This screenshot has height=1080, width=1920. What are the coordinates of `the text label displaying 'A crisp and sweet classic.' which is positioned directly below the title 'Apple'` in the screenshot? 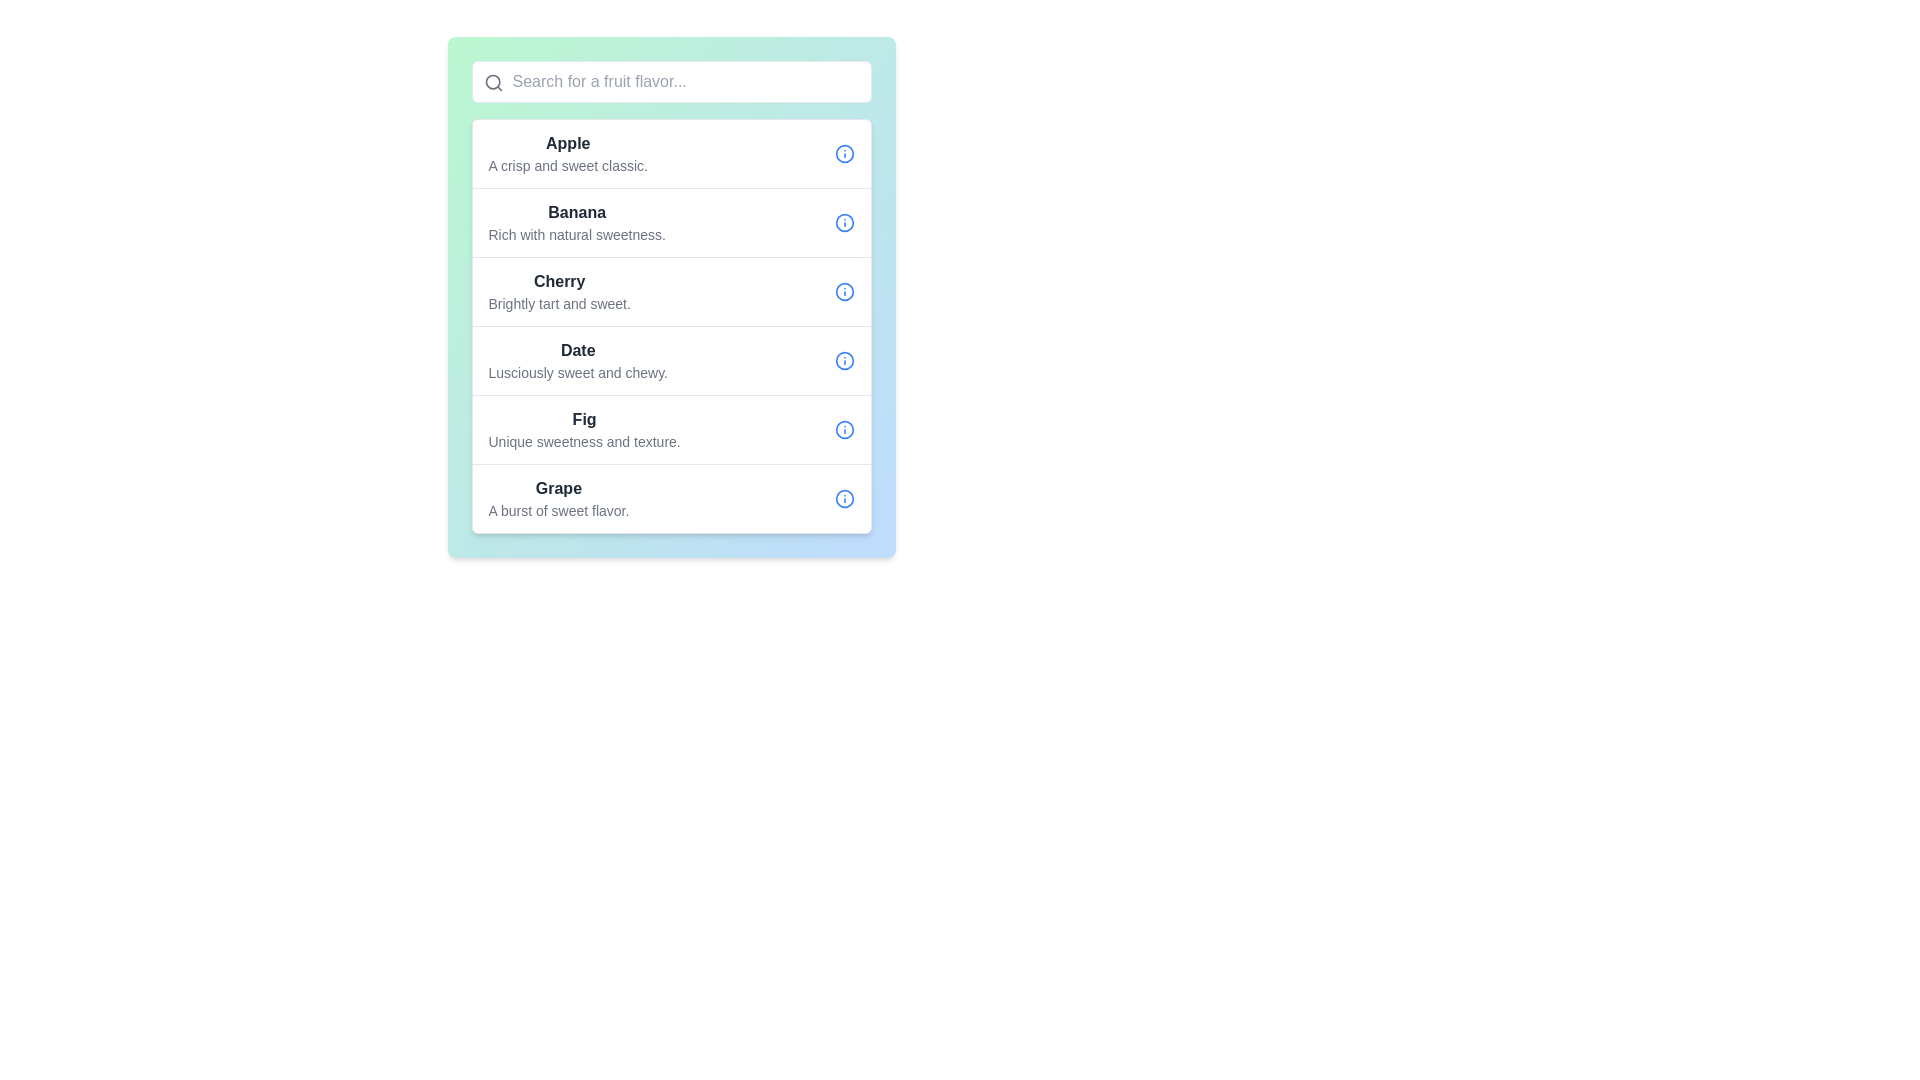 It's located at (567, 164).